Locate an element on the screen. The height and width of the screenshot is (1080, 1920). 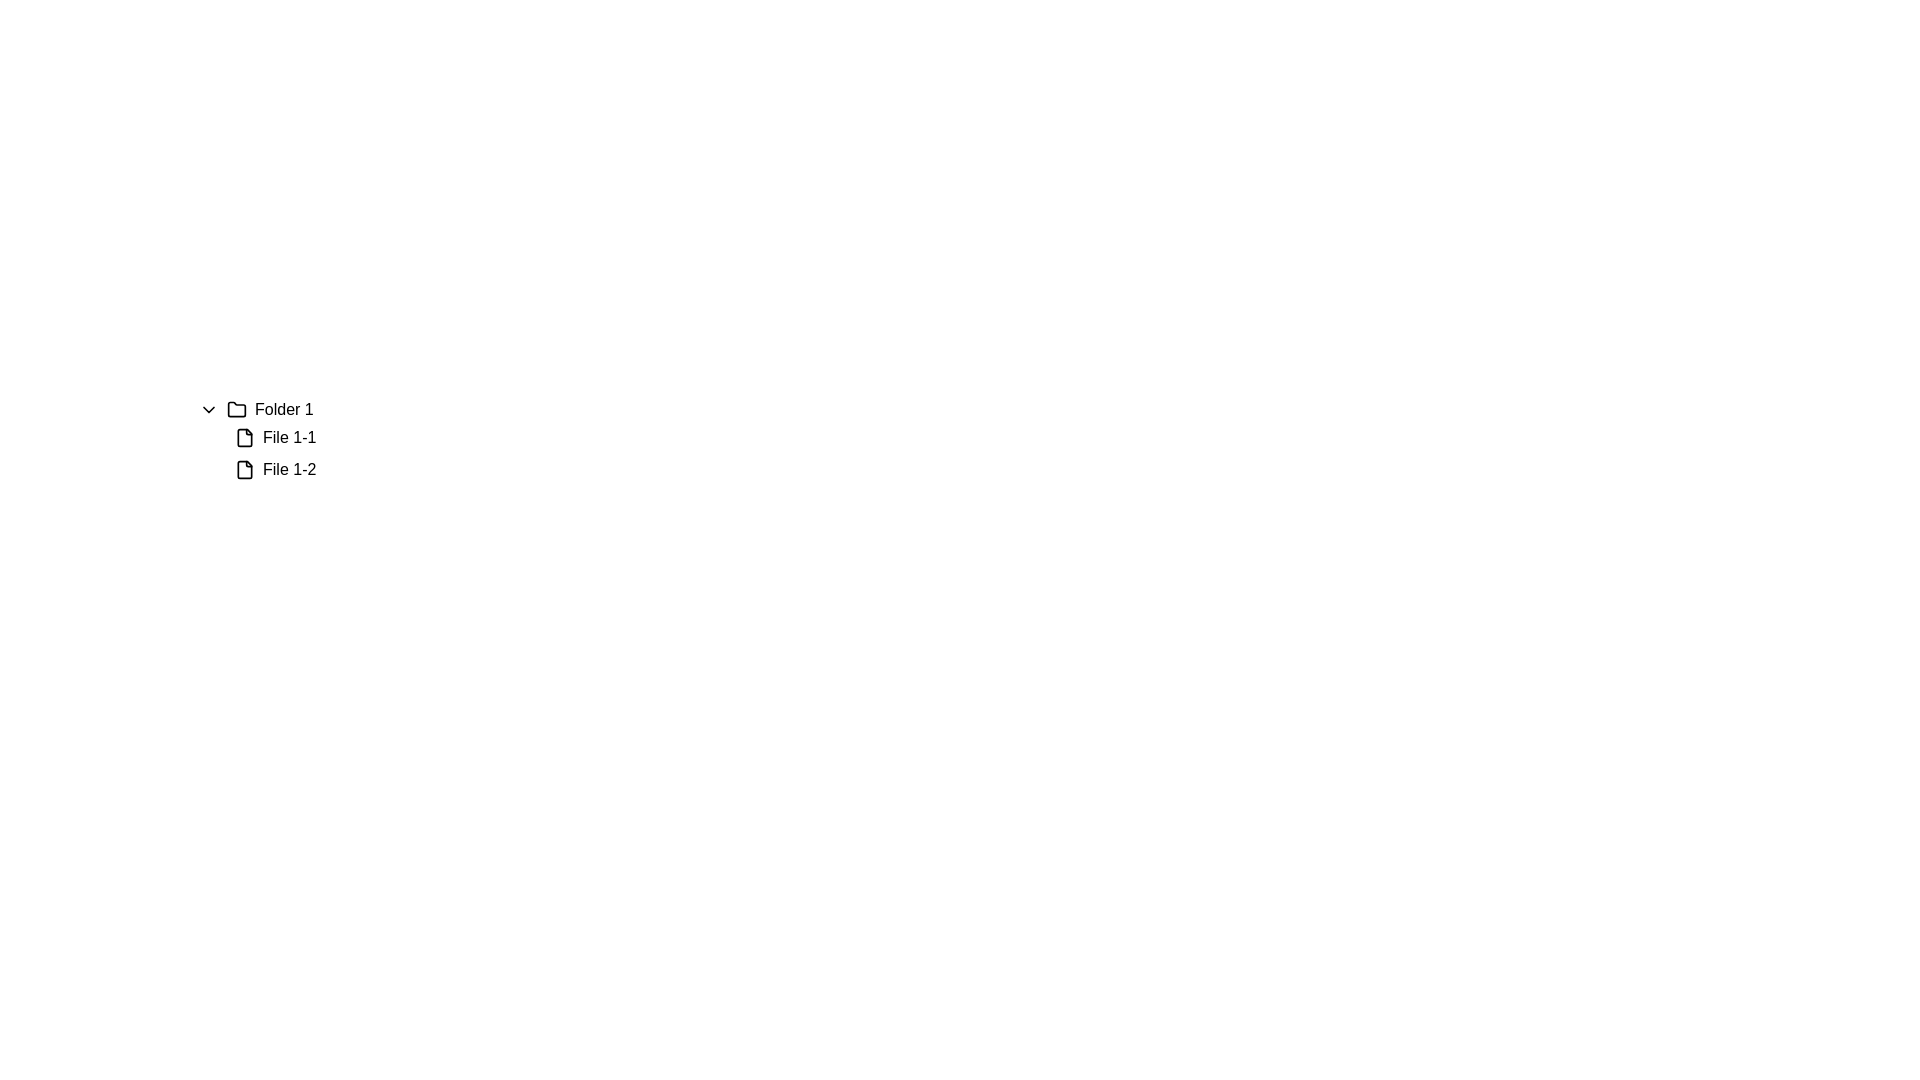
the chevron icon used for toggling the dropdown for 'Folder 1' to potentially see visual feedback such as a change in color or cursor is located at coordinates (209, 408).